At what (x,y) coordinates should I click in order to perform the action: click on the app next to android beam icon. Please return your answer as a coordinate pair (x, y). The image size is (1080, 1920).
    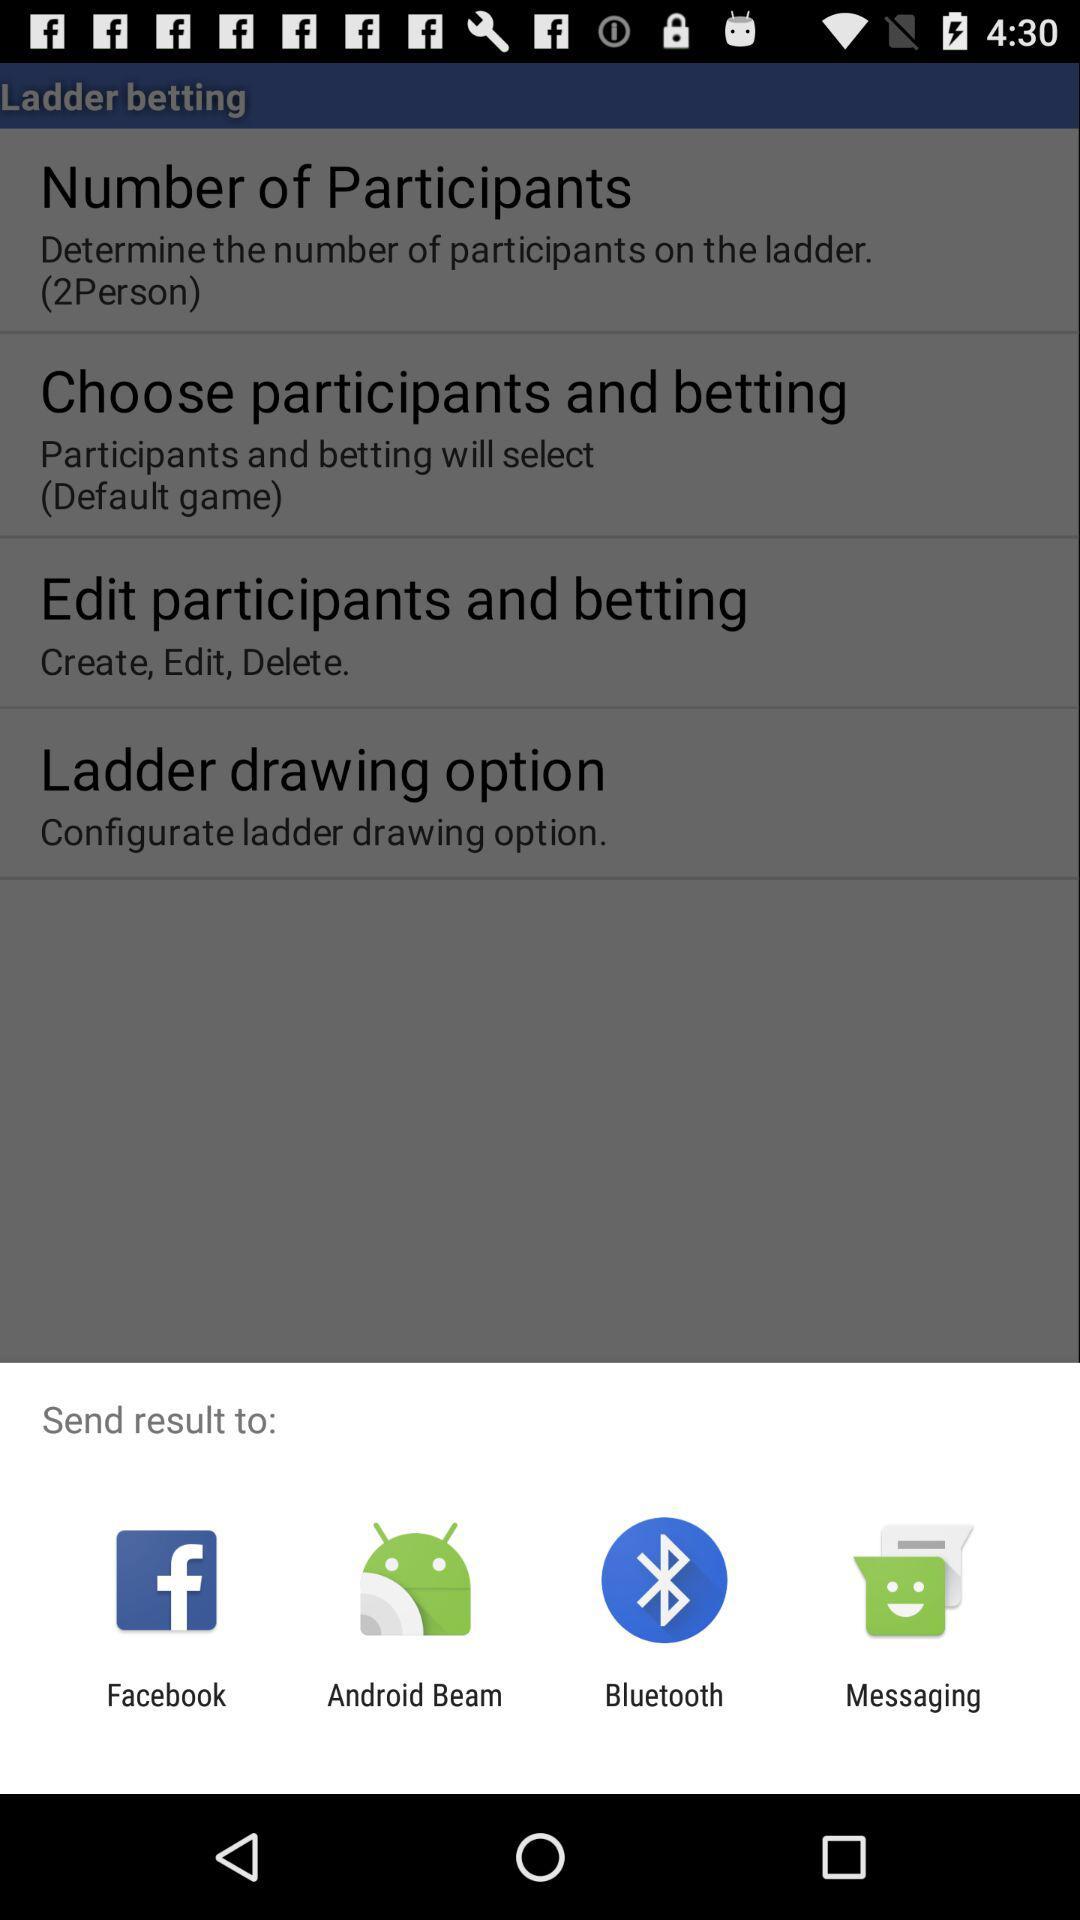
    Looking at the image, I should click on (664, 1711).